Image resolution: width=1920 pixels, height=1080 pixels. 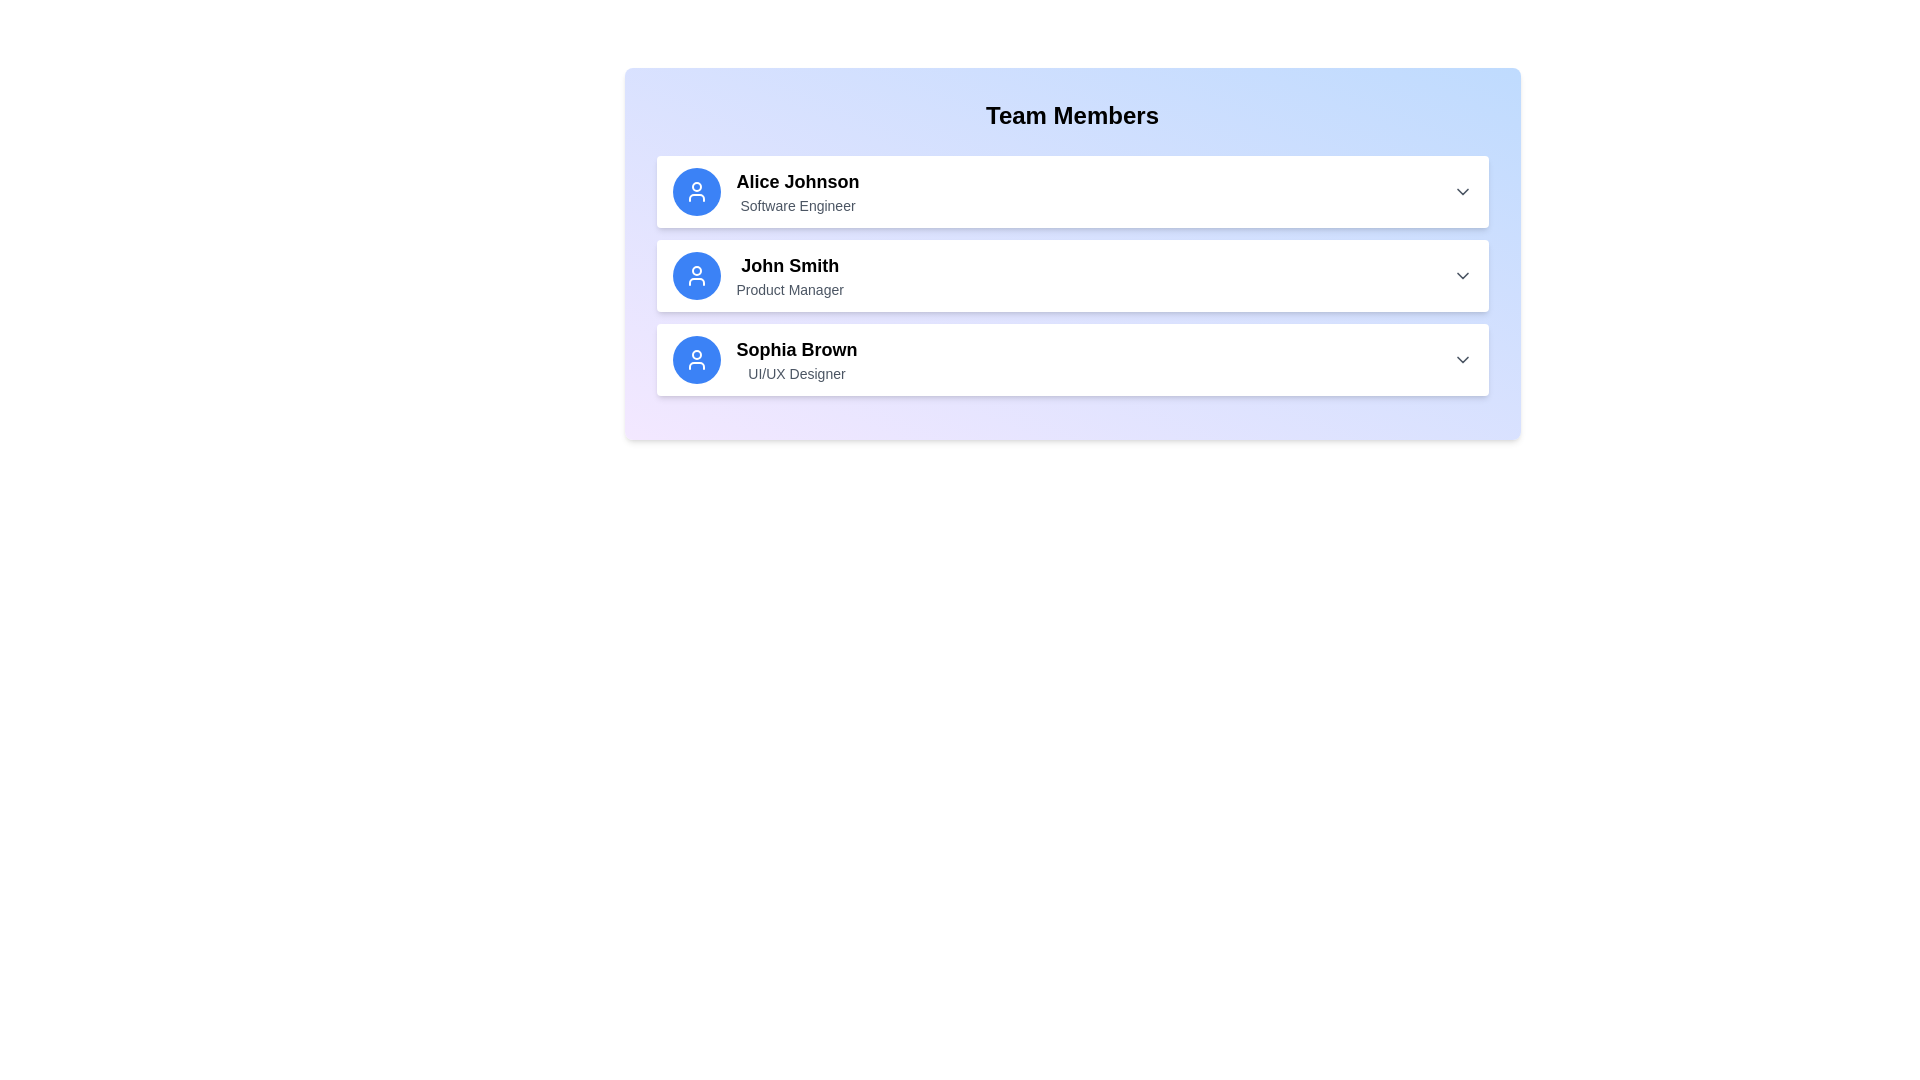 What do you see at coordinates (789, 265) in the screenshot?
I see `the bold text label displaying the name 'John Smith', which is located in the second row of the team members list, centered horizontally and above the text 'Product Manager'` at bounding box center [789, 265].